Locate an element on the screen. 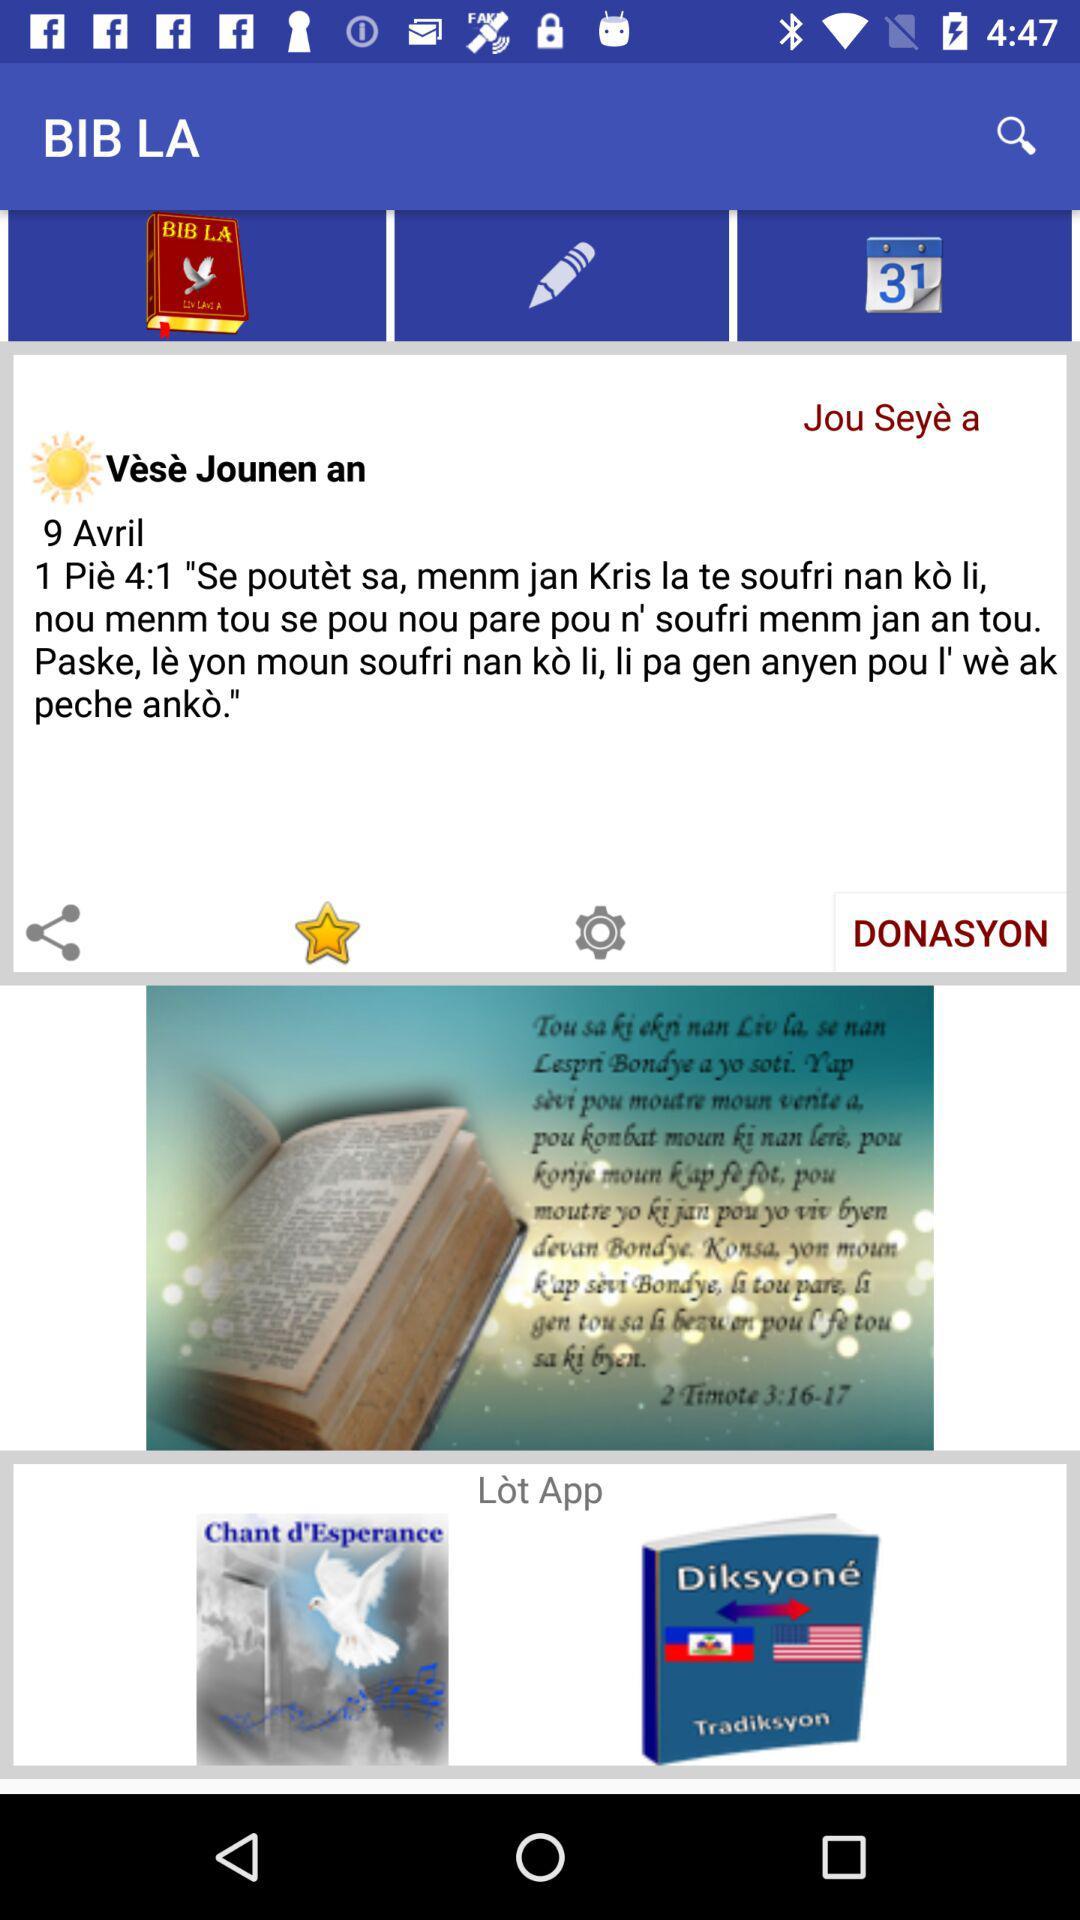 This screenshot has width=1080, height=1920. the settings icon is located at coordinates (599, 931).